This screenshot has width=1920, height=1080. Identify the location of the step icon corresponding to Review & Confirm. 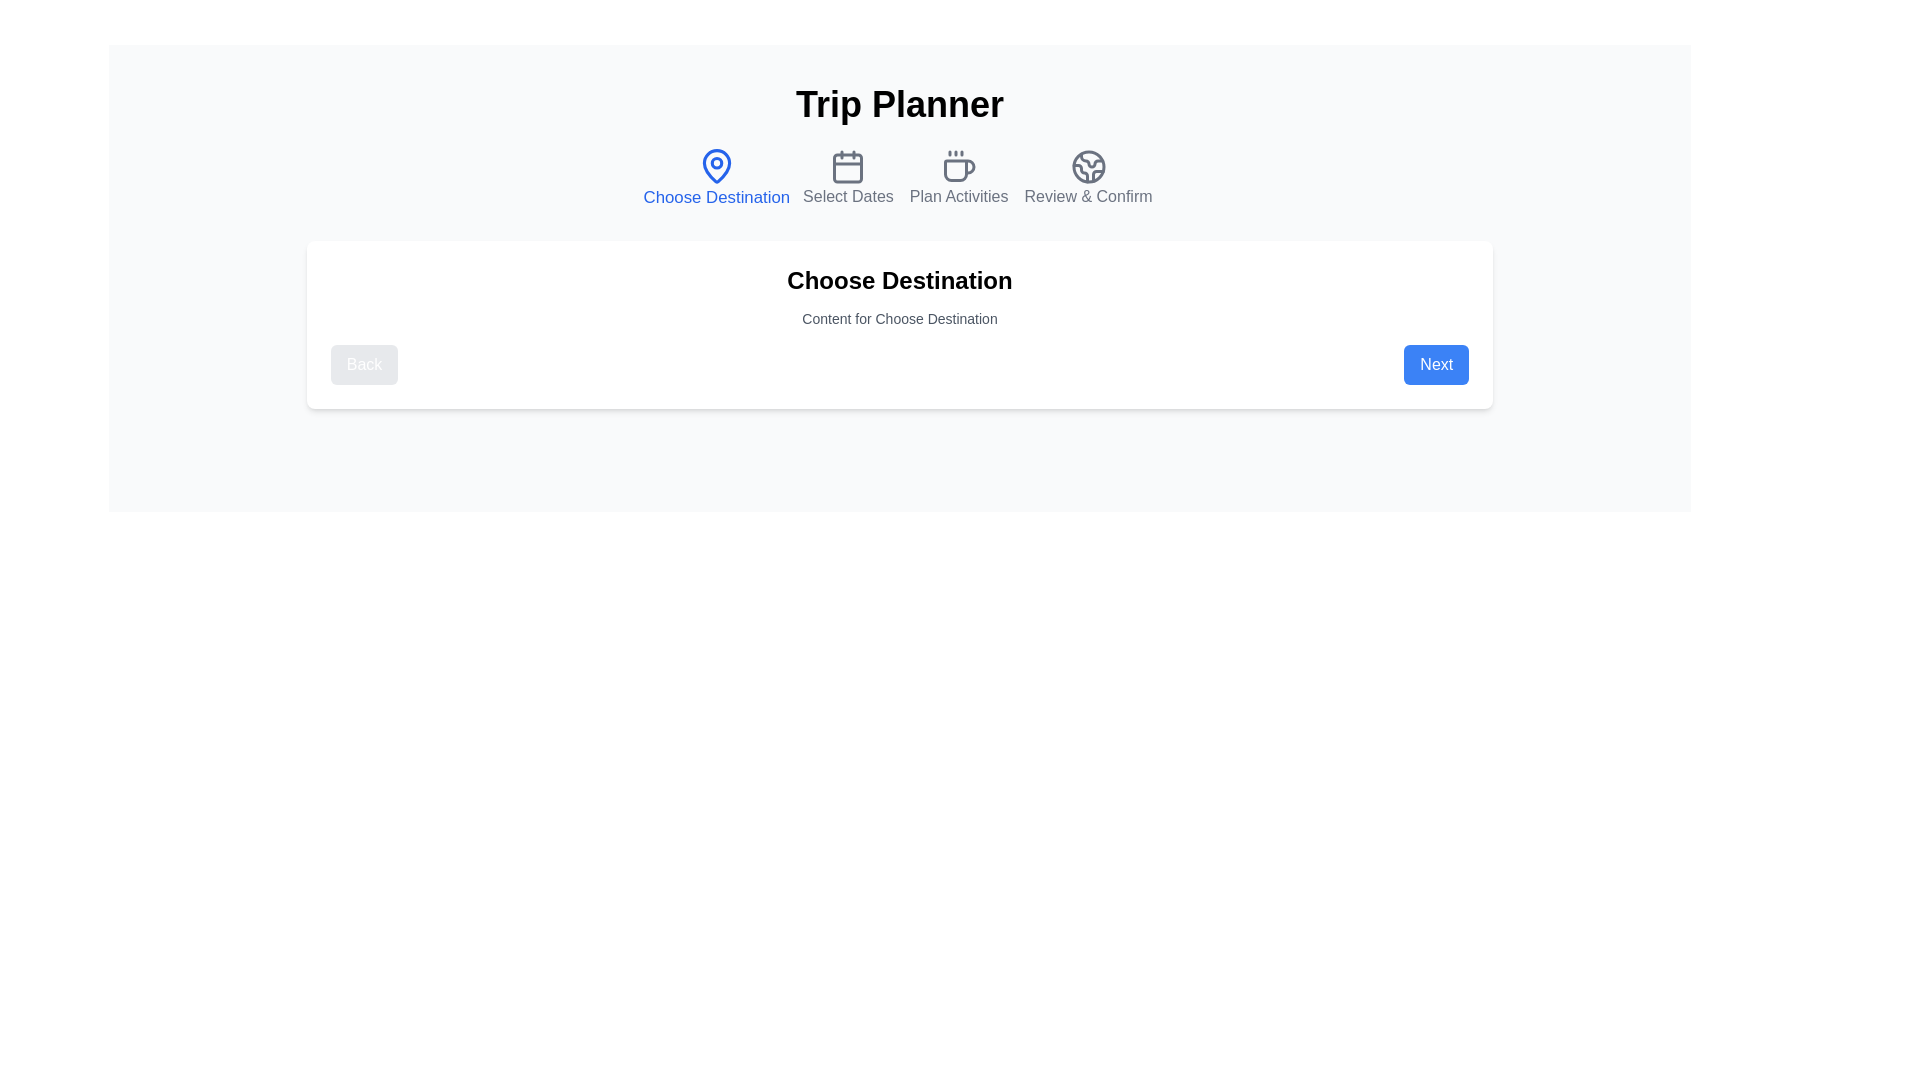
(1087, 177).